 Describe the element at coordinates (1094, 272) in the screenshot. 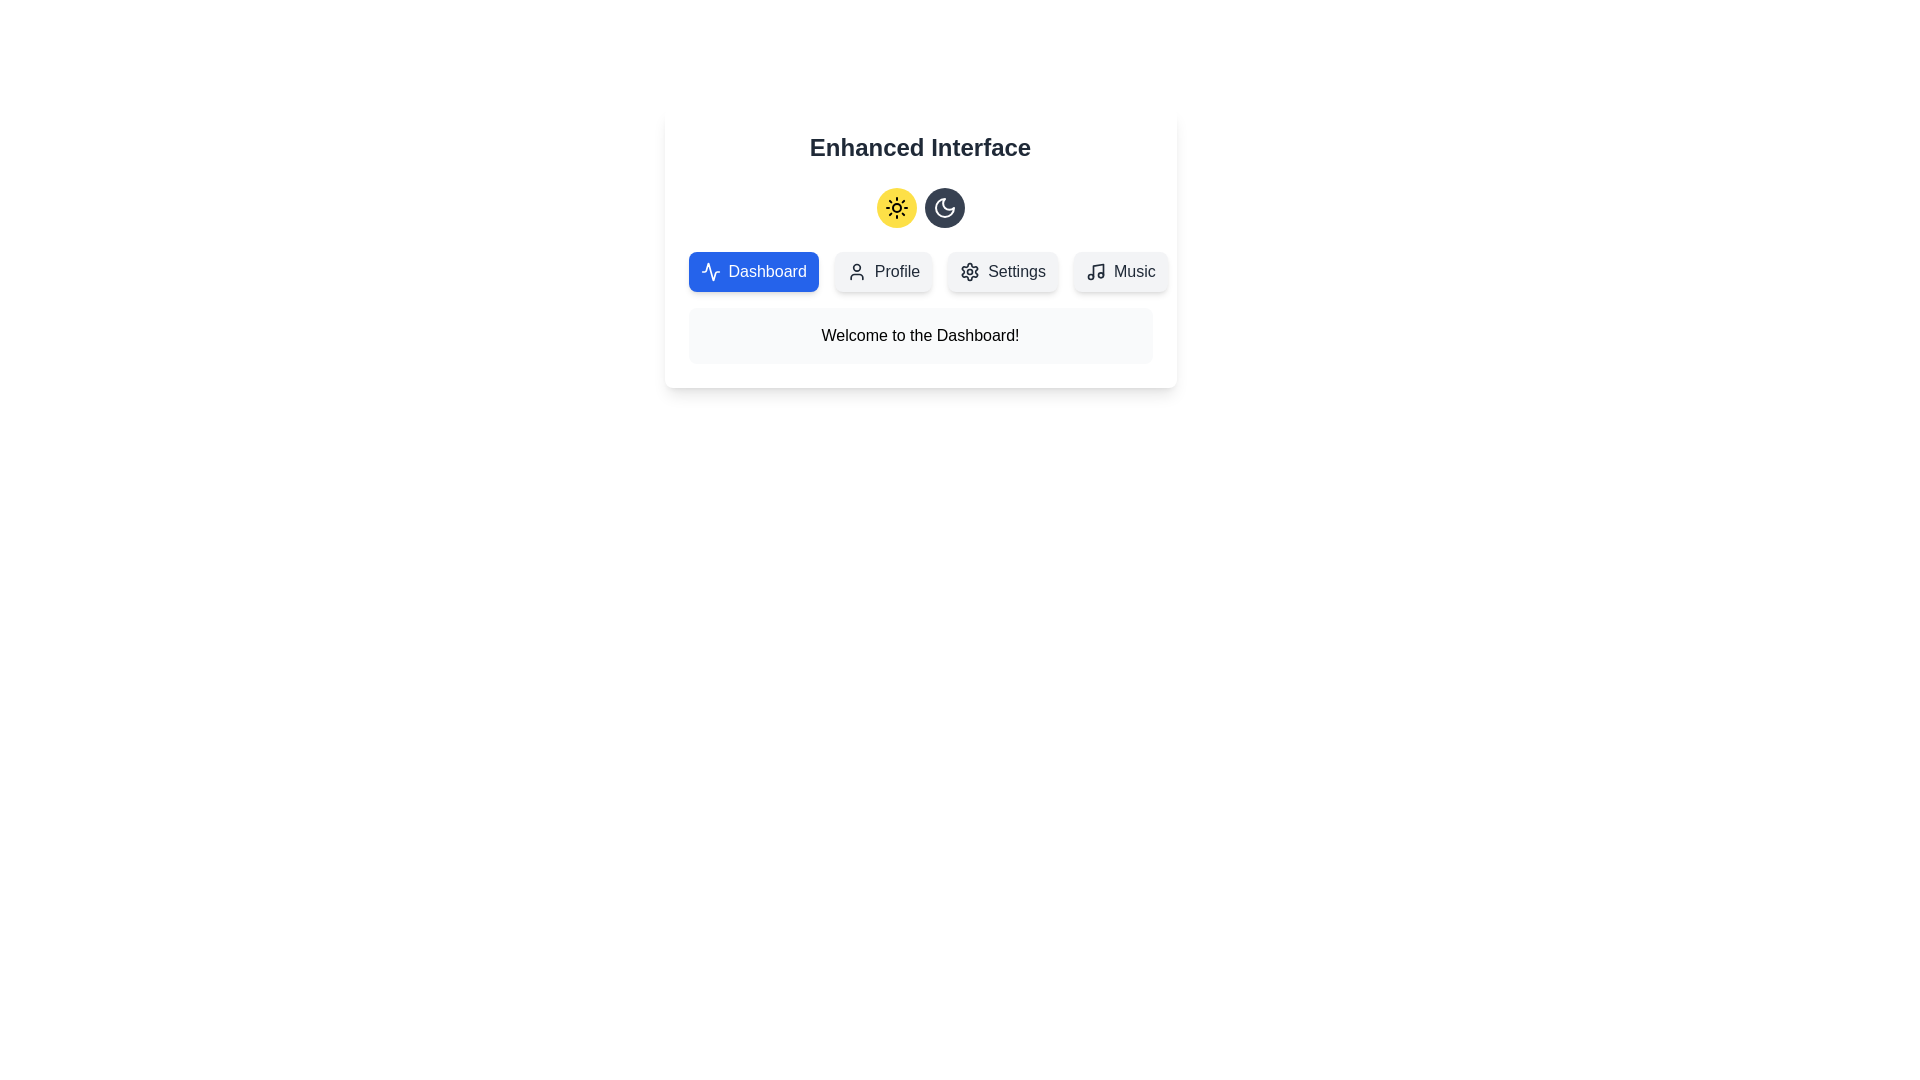

I see `the Music icon located at the far-right of the button row, next to its textual label` at that location.